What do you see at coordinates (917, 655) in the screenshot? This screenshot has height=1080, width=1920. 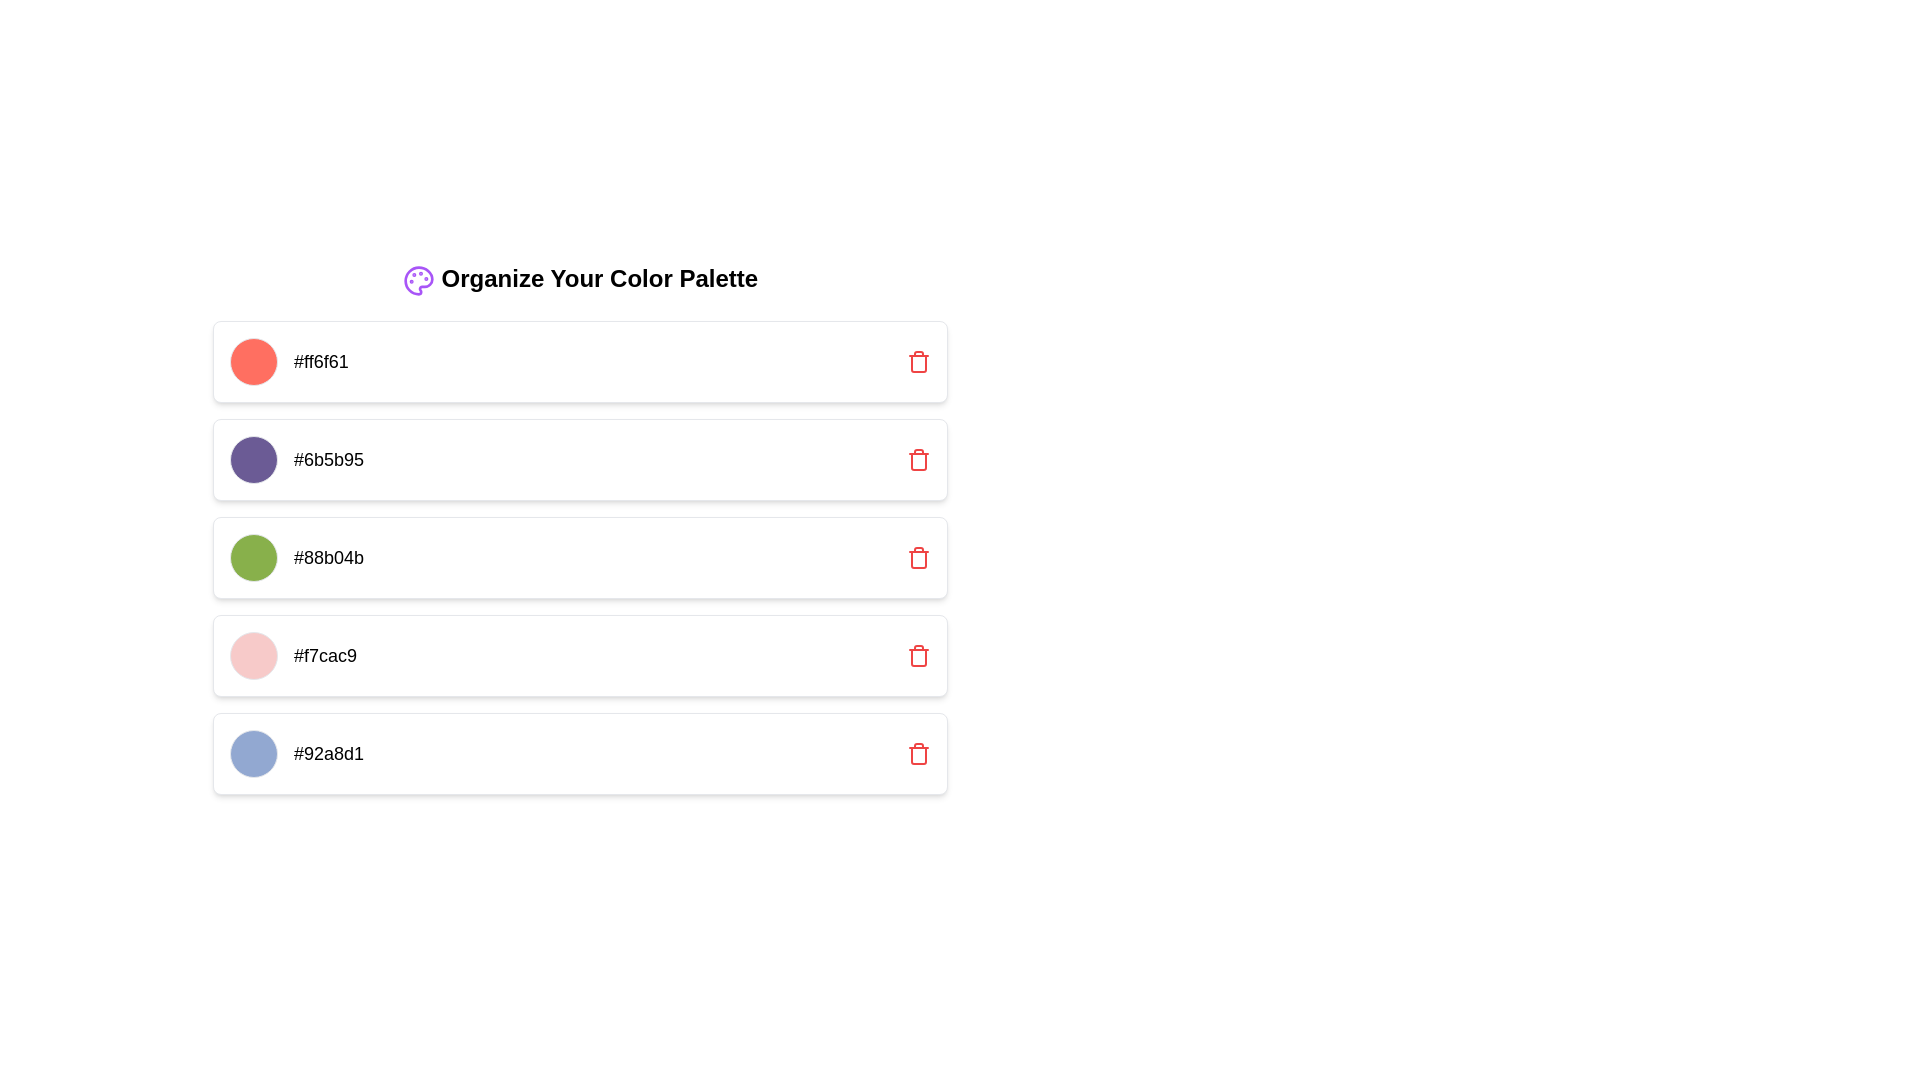 I see `the red trash can icon button, which is located on the far right of the fourth row of color palette items` at bounding box center [917, 655].